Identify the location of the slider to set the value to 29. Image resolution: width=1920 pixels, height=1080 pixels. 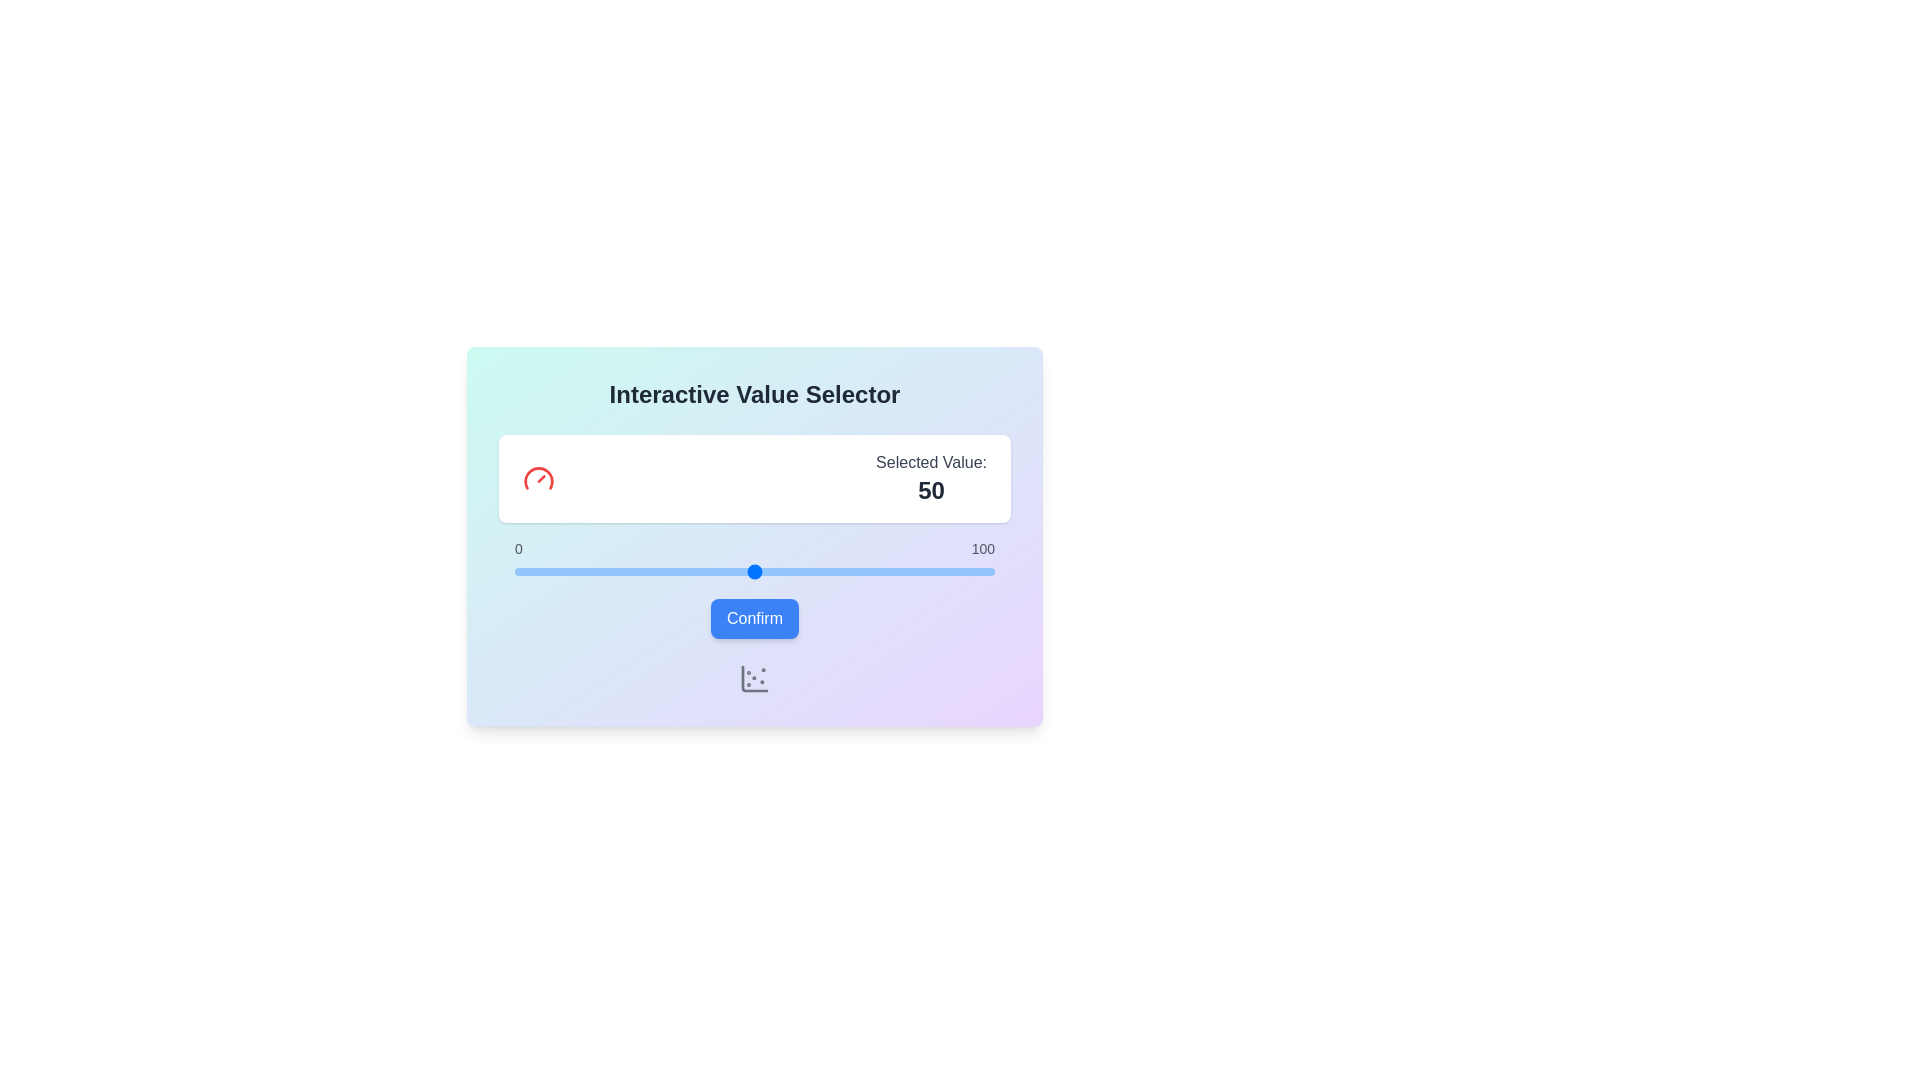
(654, 571).